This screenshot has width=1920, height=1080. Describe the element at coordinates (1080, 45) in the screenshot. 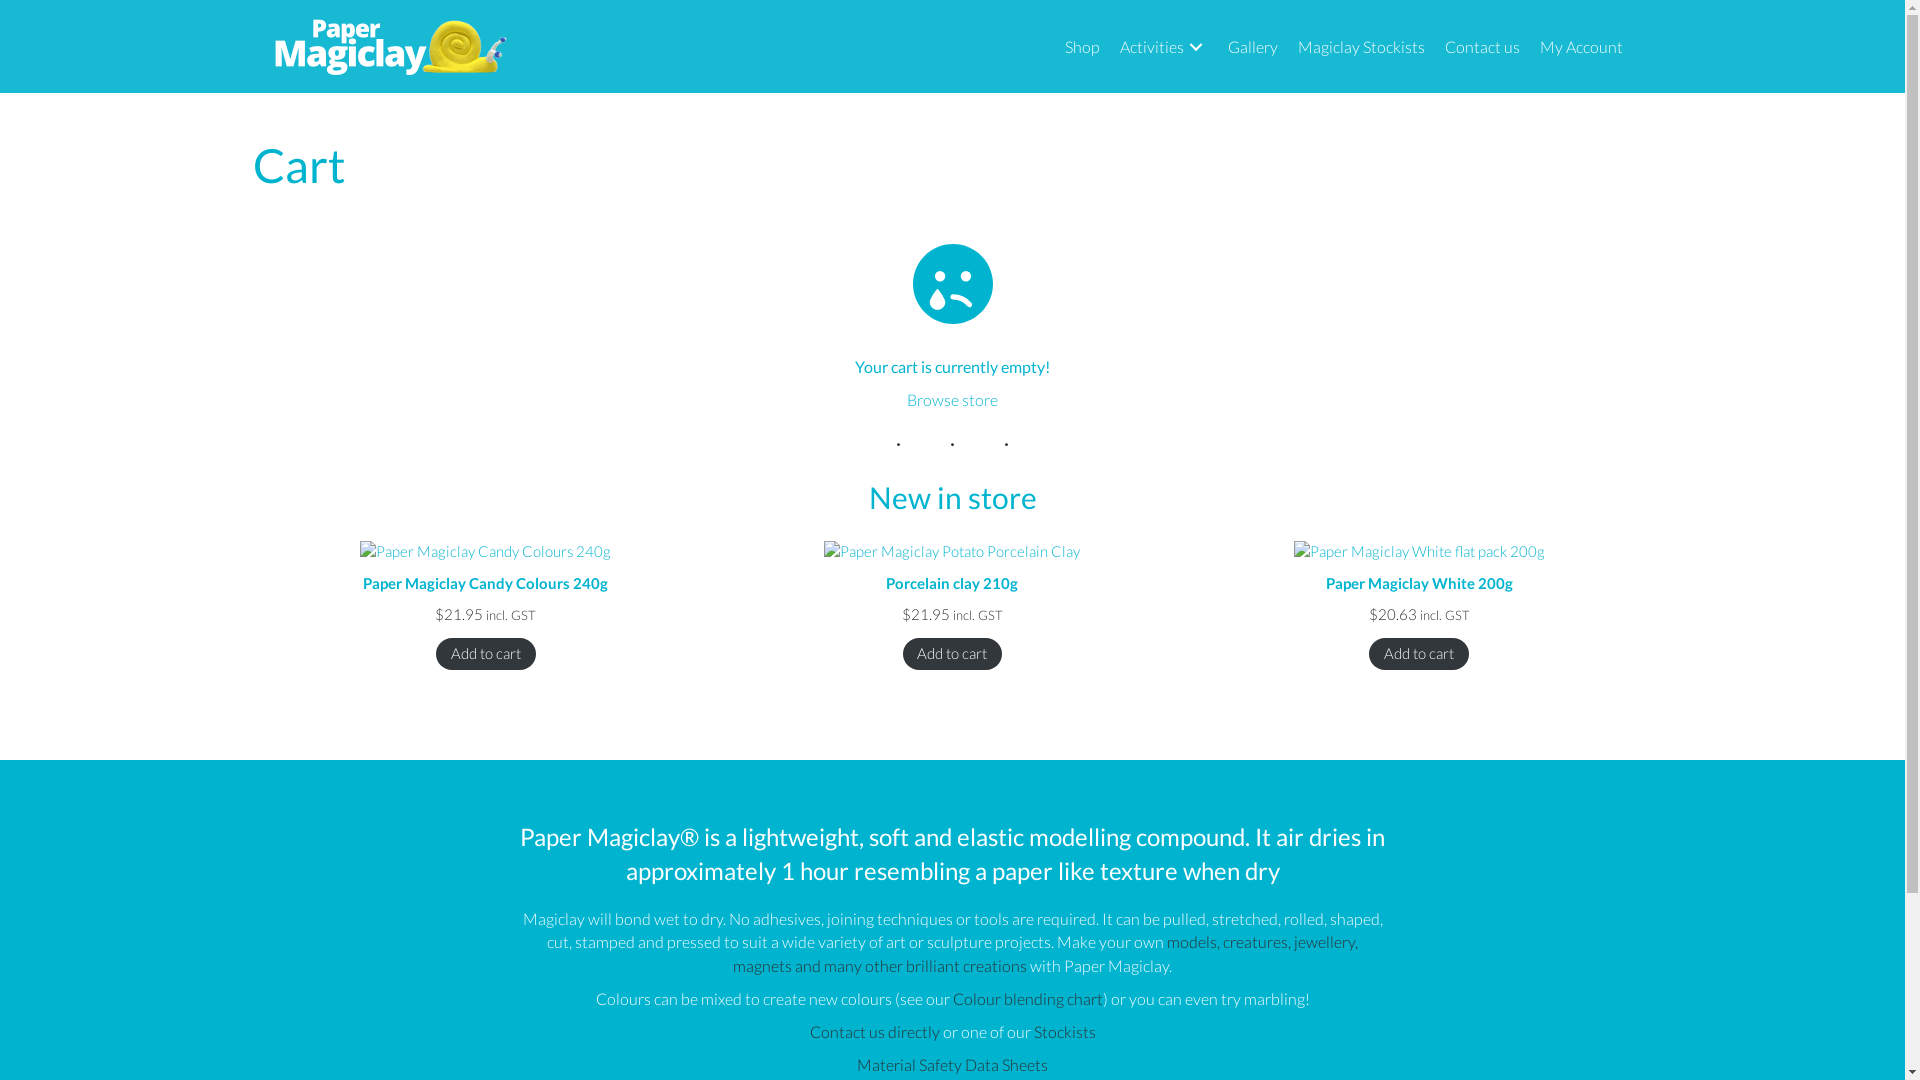

I see `'Shop'` at that location.